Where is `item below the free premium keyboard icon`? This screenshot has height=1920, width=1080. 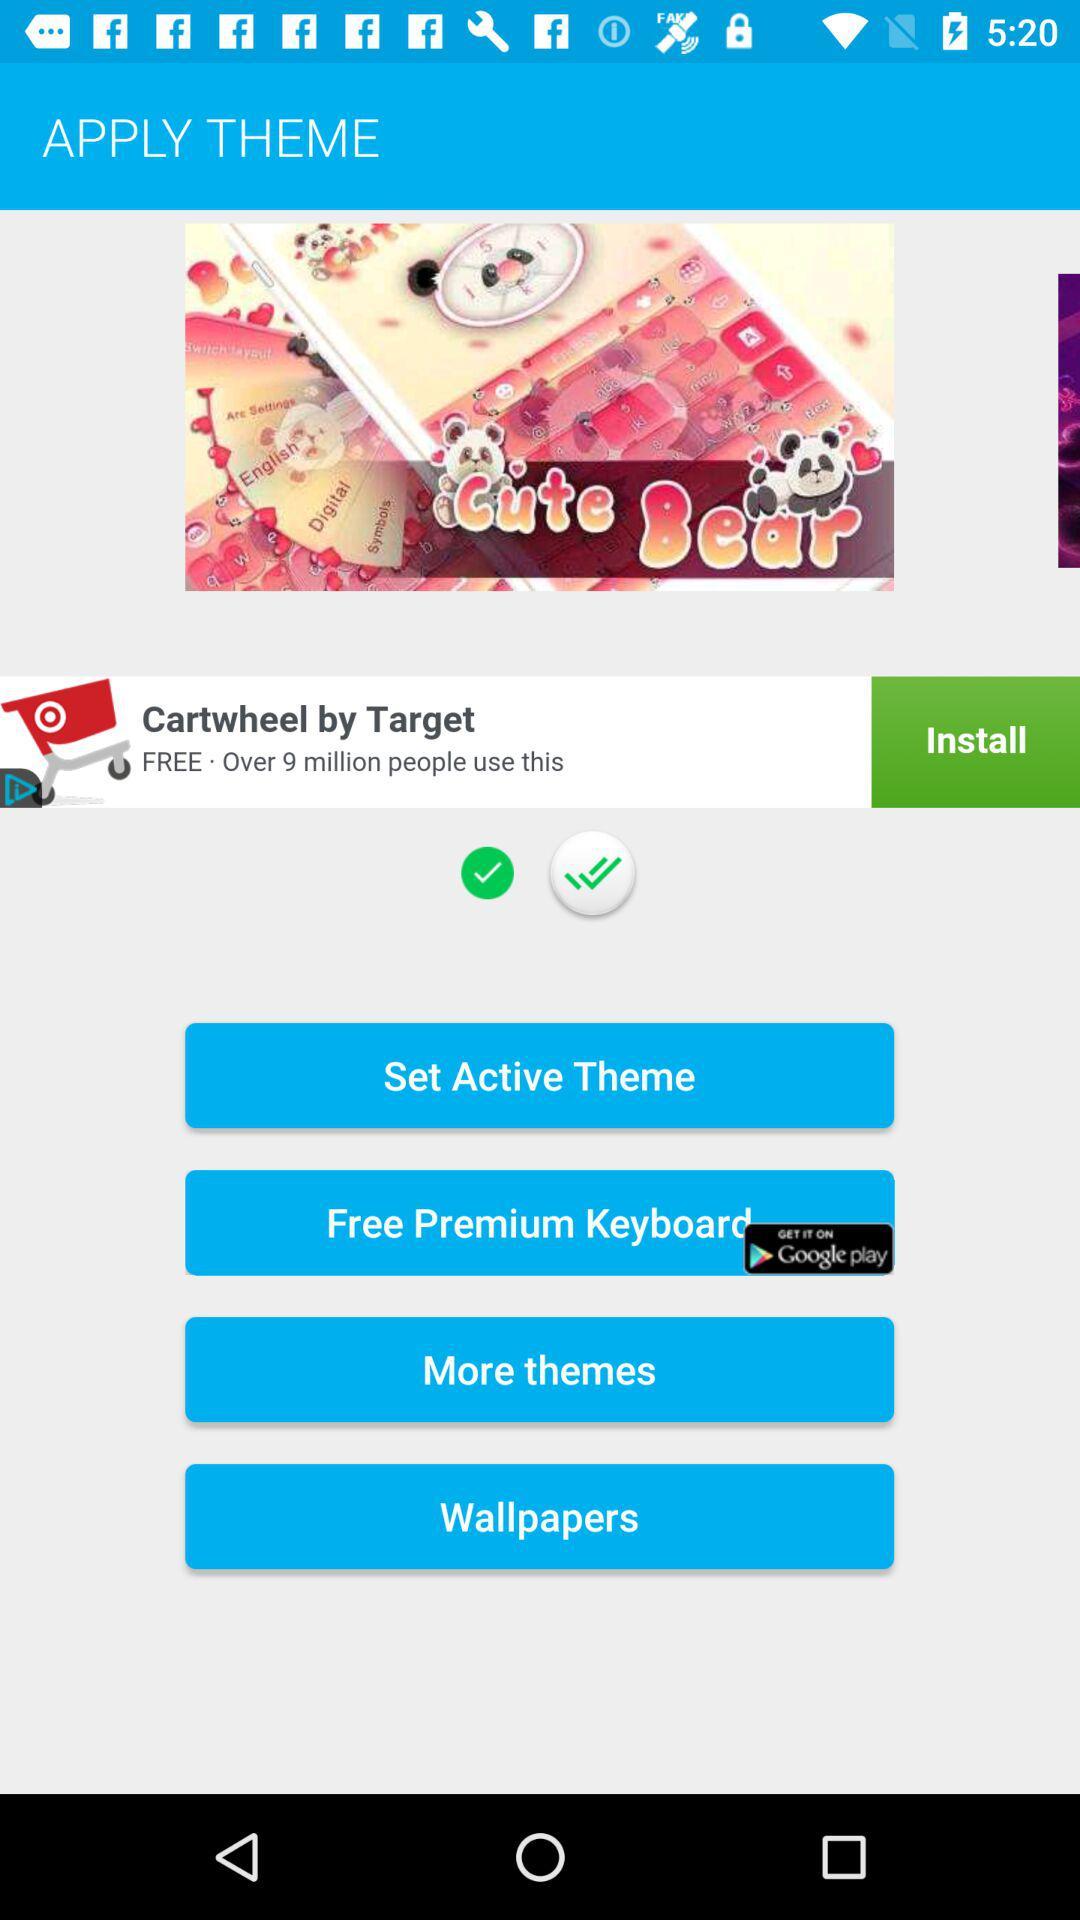 item below the free premium keyboard icon is located at coordinates (538, 1368).